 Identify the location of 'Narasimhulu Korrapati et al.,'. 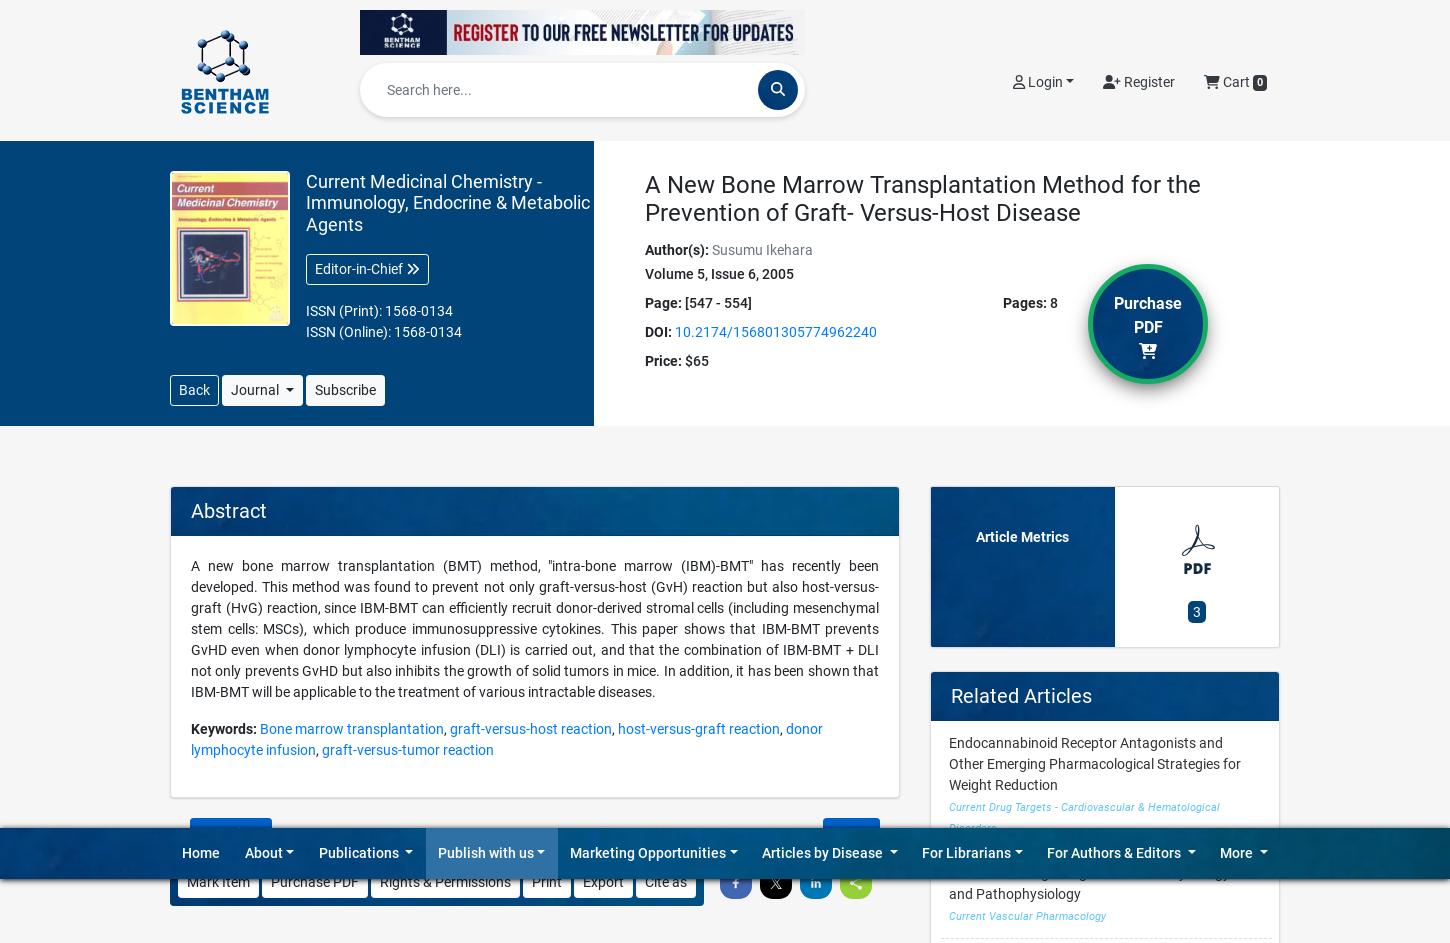
(256, 390).